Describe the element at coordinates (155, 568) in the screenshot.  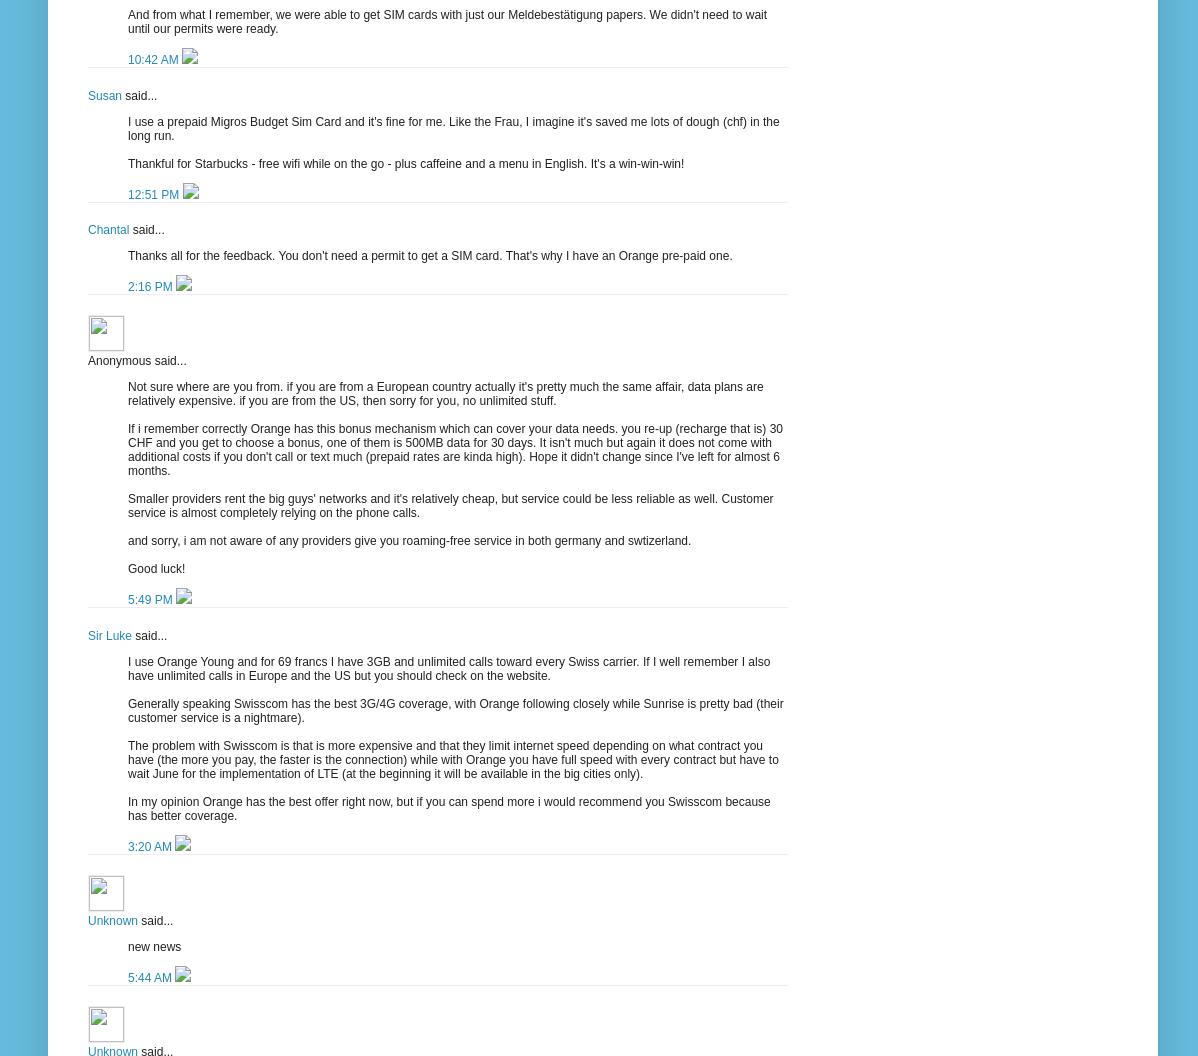
I see `'Good luck!'` at that location.